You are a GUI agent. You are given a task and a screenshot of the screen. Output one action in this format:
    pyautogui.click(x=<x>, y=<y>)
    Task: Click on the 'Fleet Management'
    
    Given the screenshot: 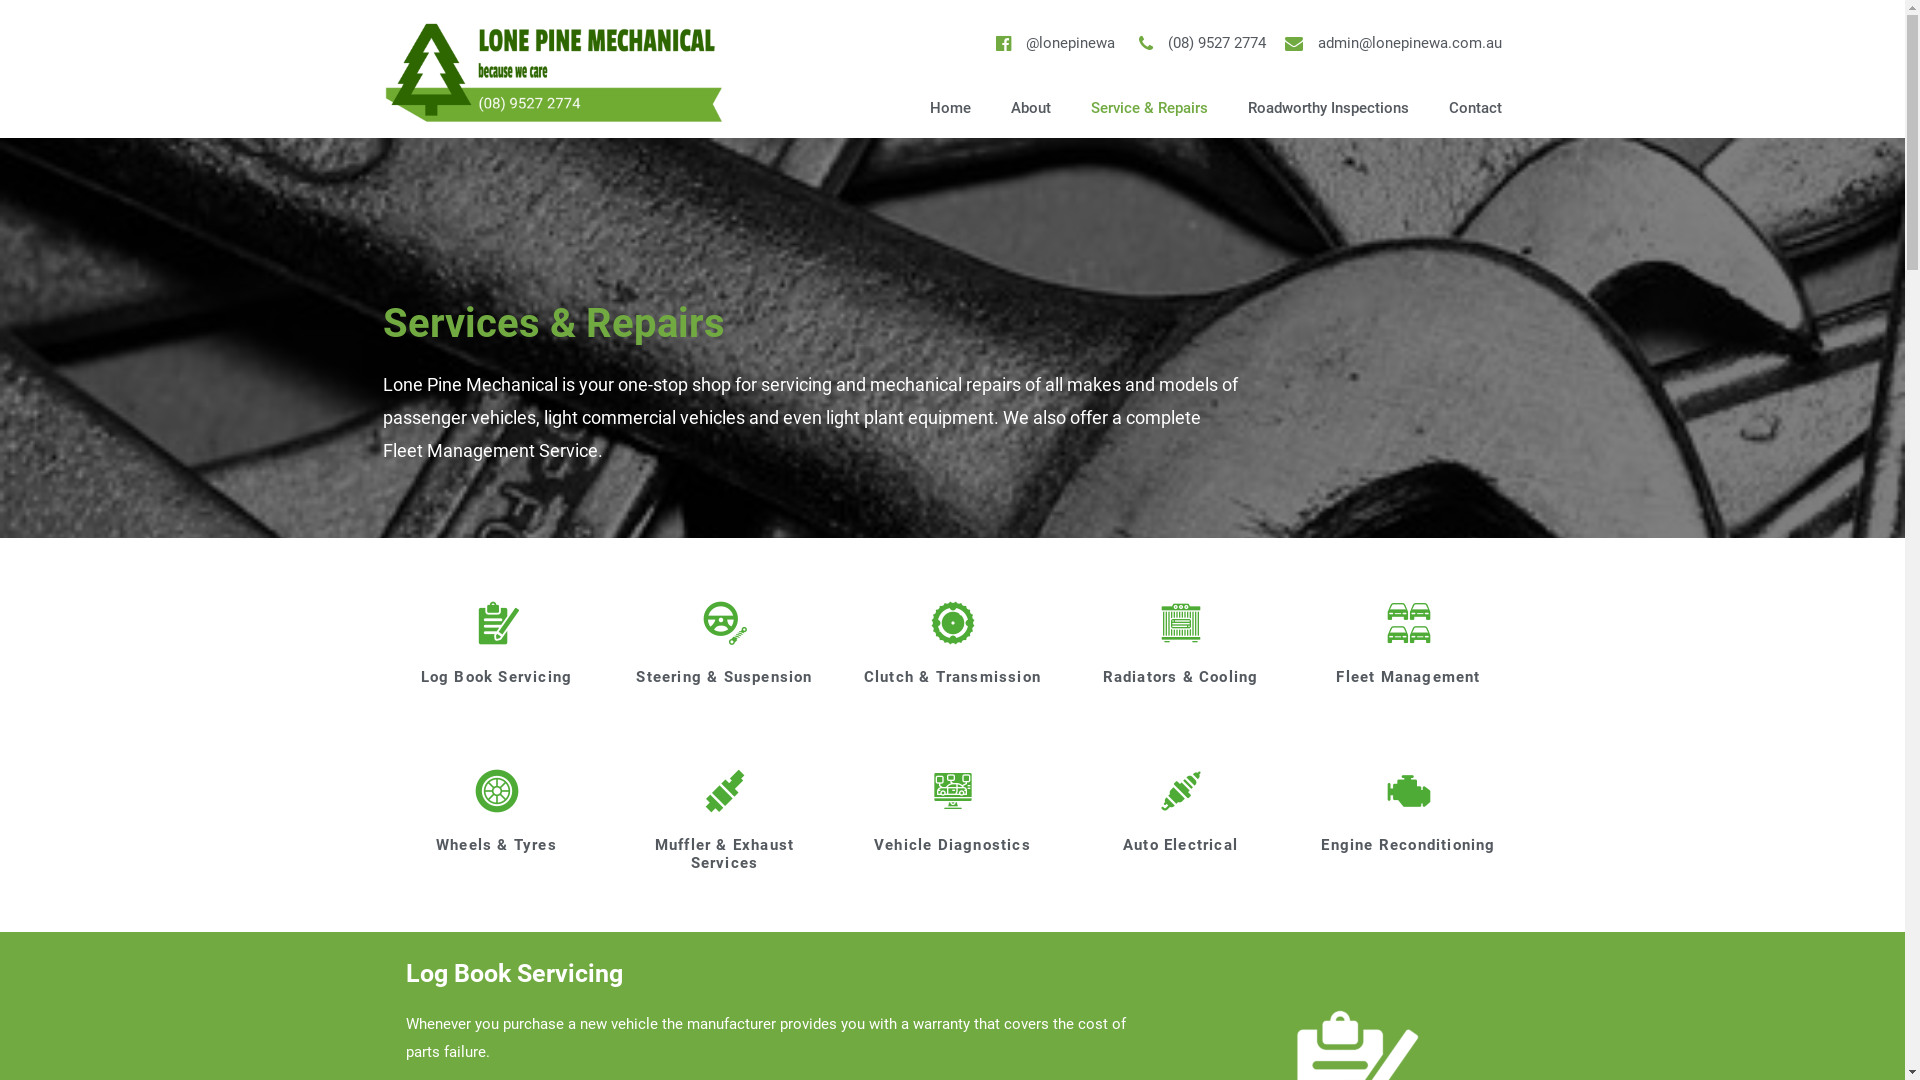 What is the action you would take?
    pyautogui.click(x=1406, y=676)
    